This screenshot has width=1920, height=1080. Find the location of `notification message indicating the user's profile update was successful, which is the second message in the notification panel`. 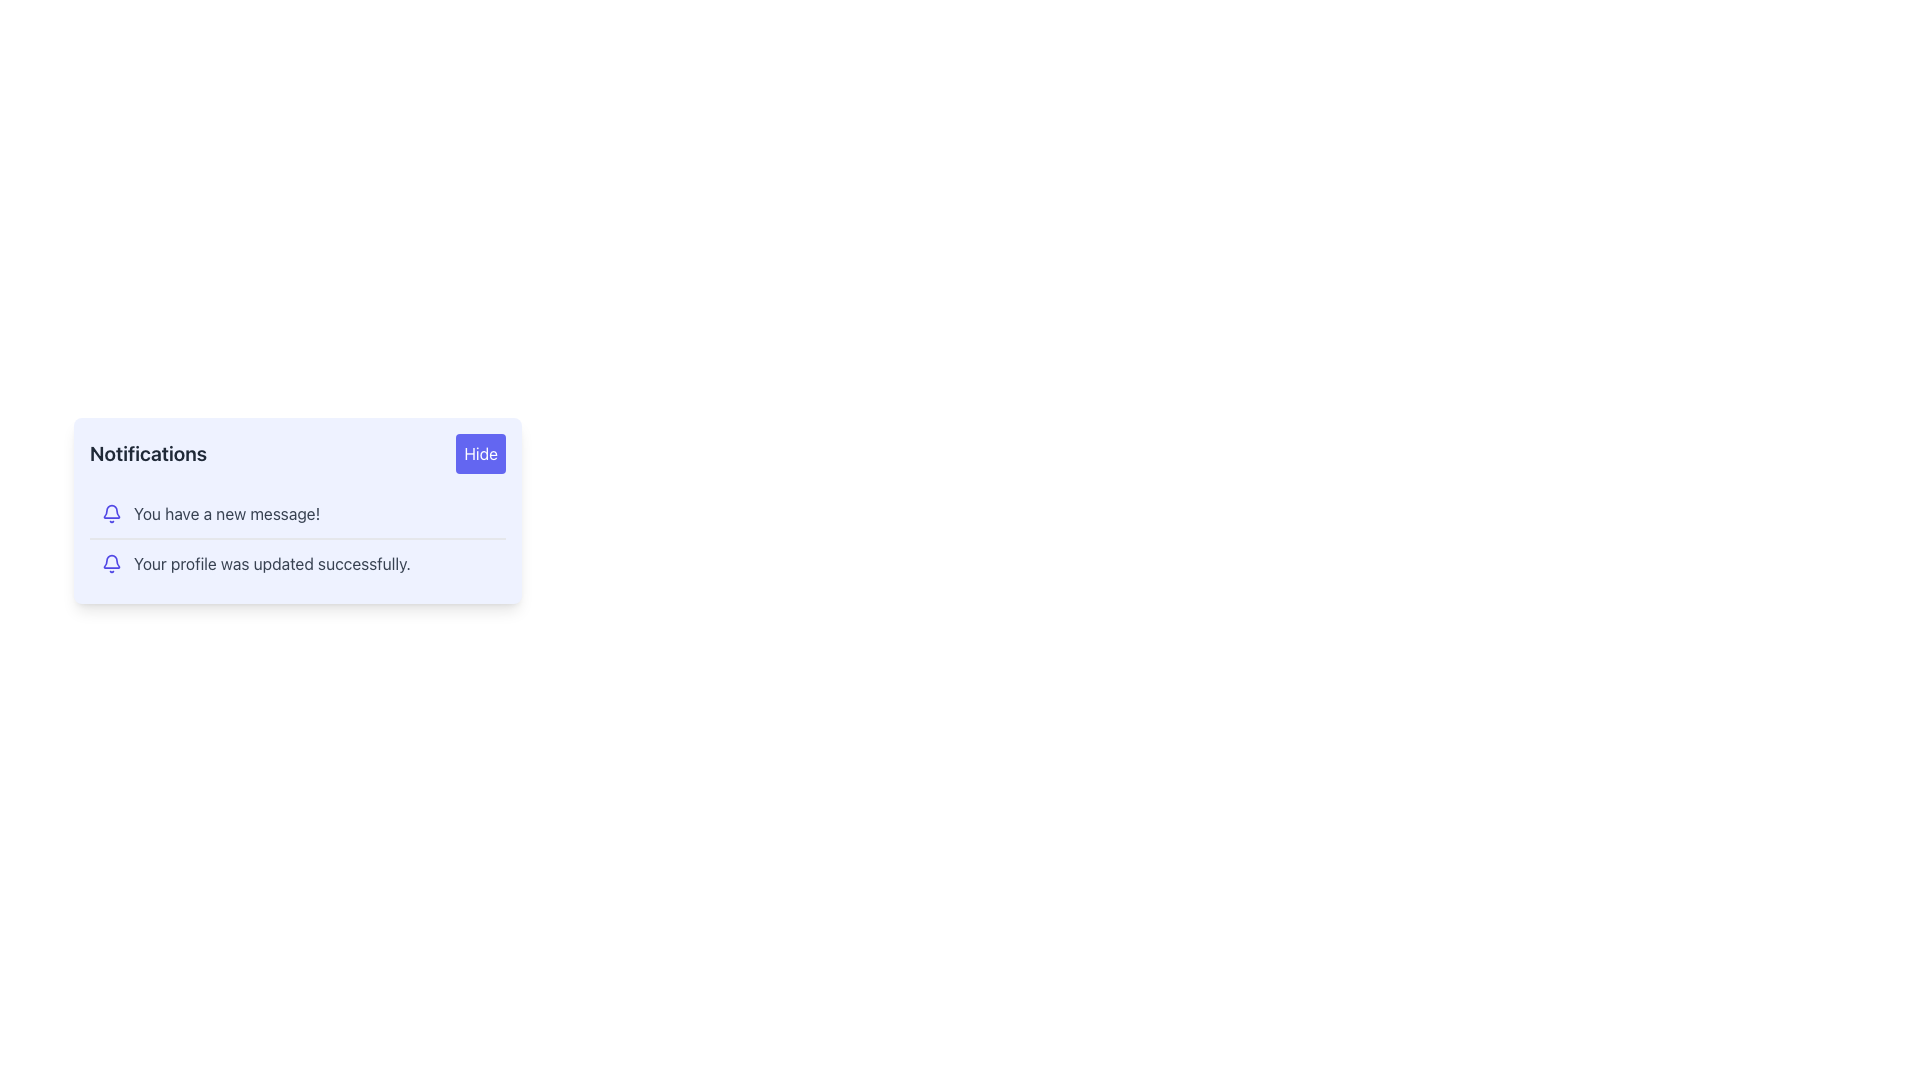

notification message indicating the user's profile update was successful, which is the second message in the notification panel is located at coordinates (271, 563).